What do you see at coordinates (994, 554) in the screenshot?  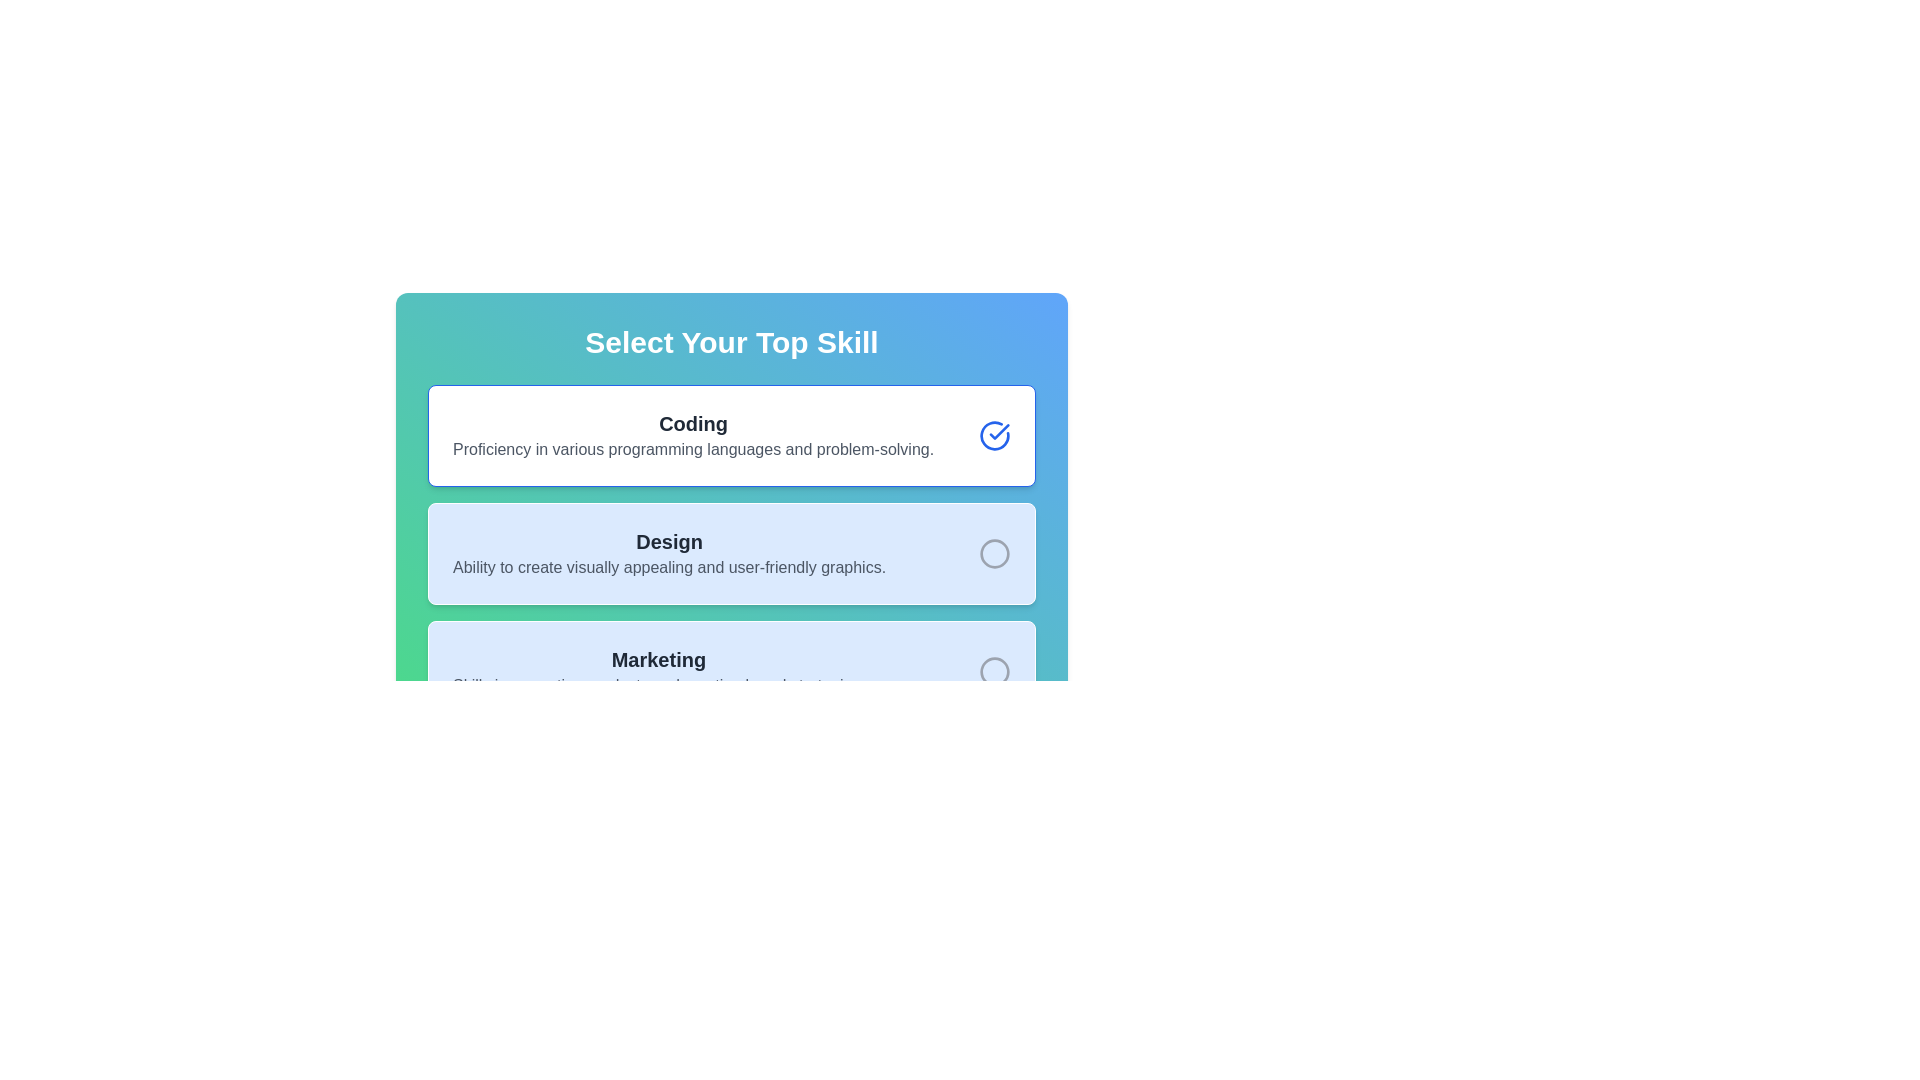 I see `the circular graphical indicator that is centered within the checkbox for the 'Design' skill option` at bounding box center [994, 554].